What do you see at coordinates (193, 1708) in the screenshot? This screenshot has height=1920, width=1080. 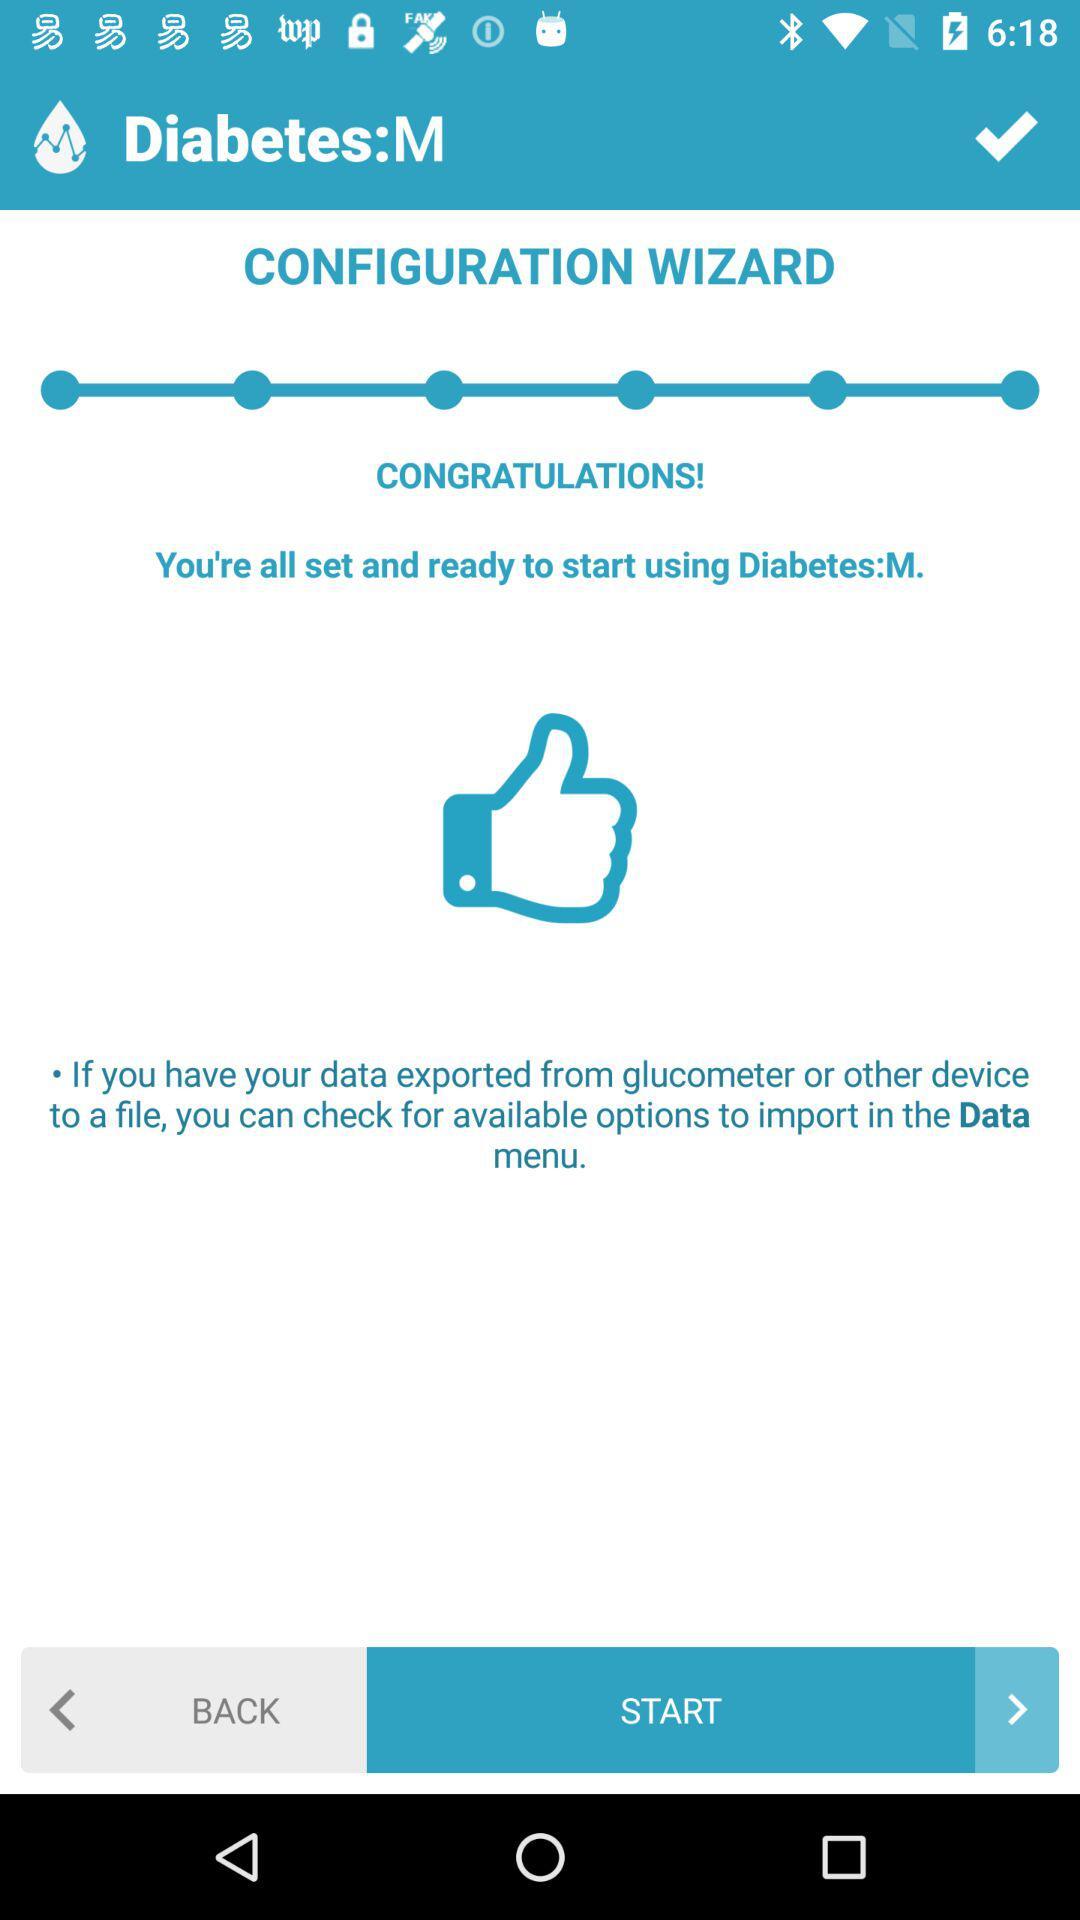 I see `the back` at bounding box center [193, 1708].